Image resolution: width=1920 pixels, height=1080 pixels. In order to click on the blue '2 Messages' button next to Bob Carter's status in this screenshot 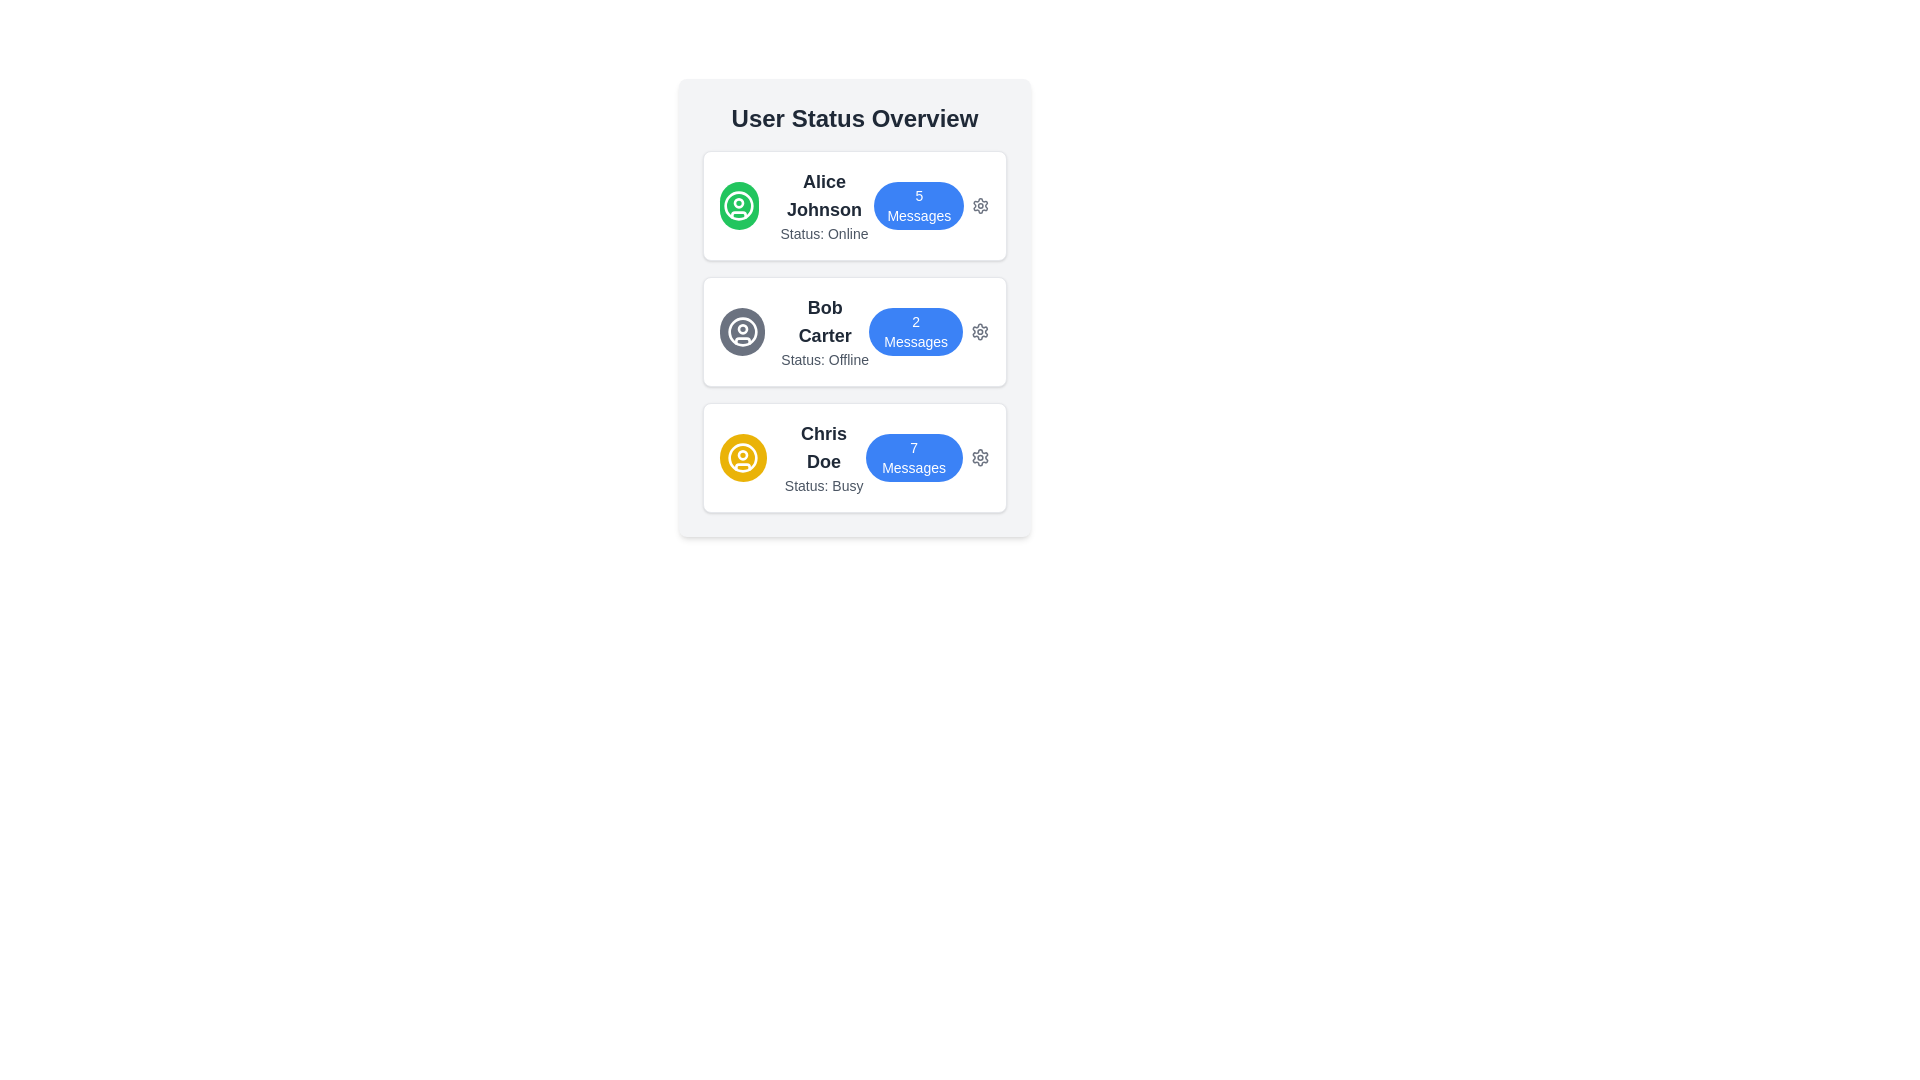, I will do `click(915, 330)`.